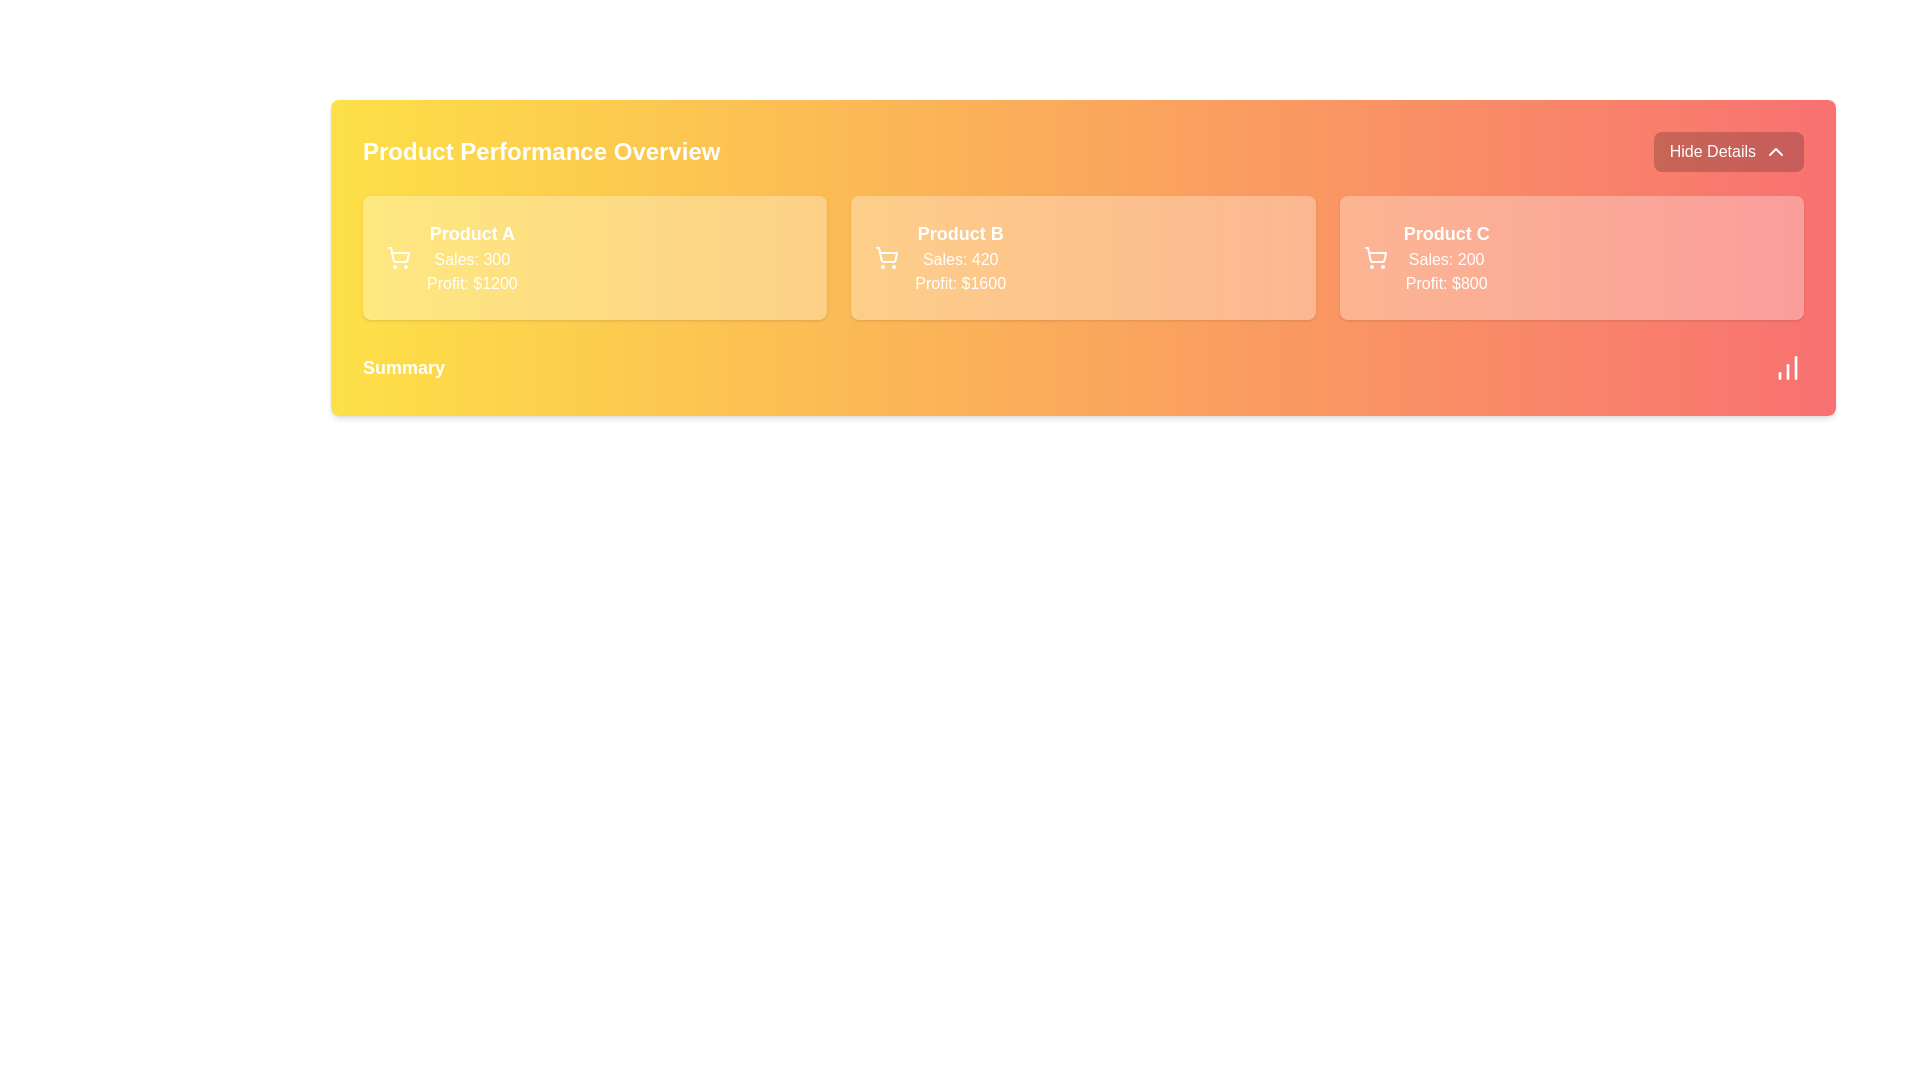 Image resolution: width=1920 pixels, height=1080 pixels. I want to click on Text Label which serves as the title or heading for the product information card, positioned at the top left corner of the card, so click(471, 233).